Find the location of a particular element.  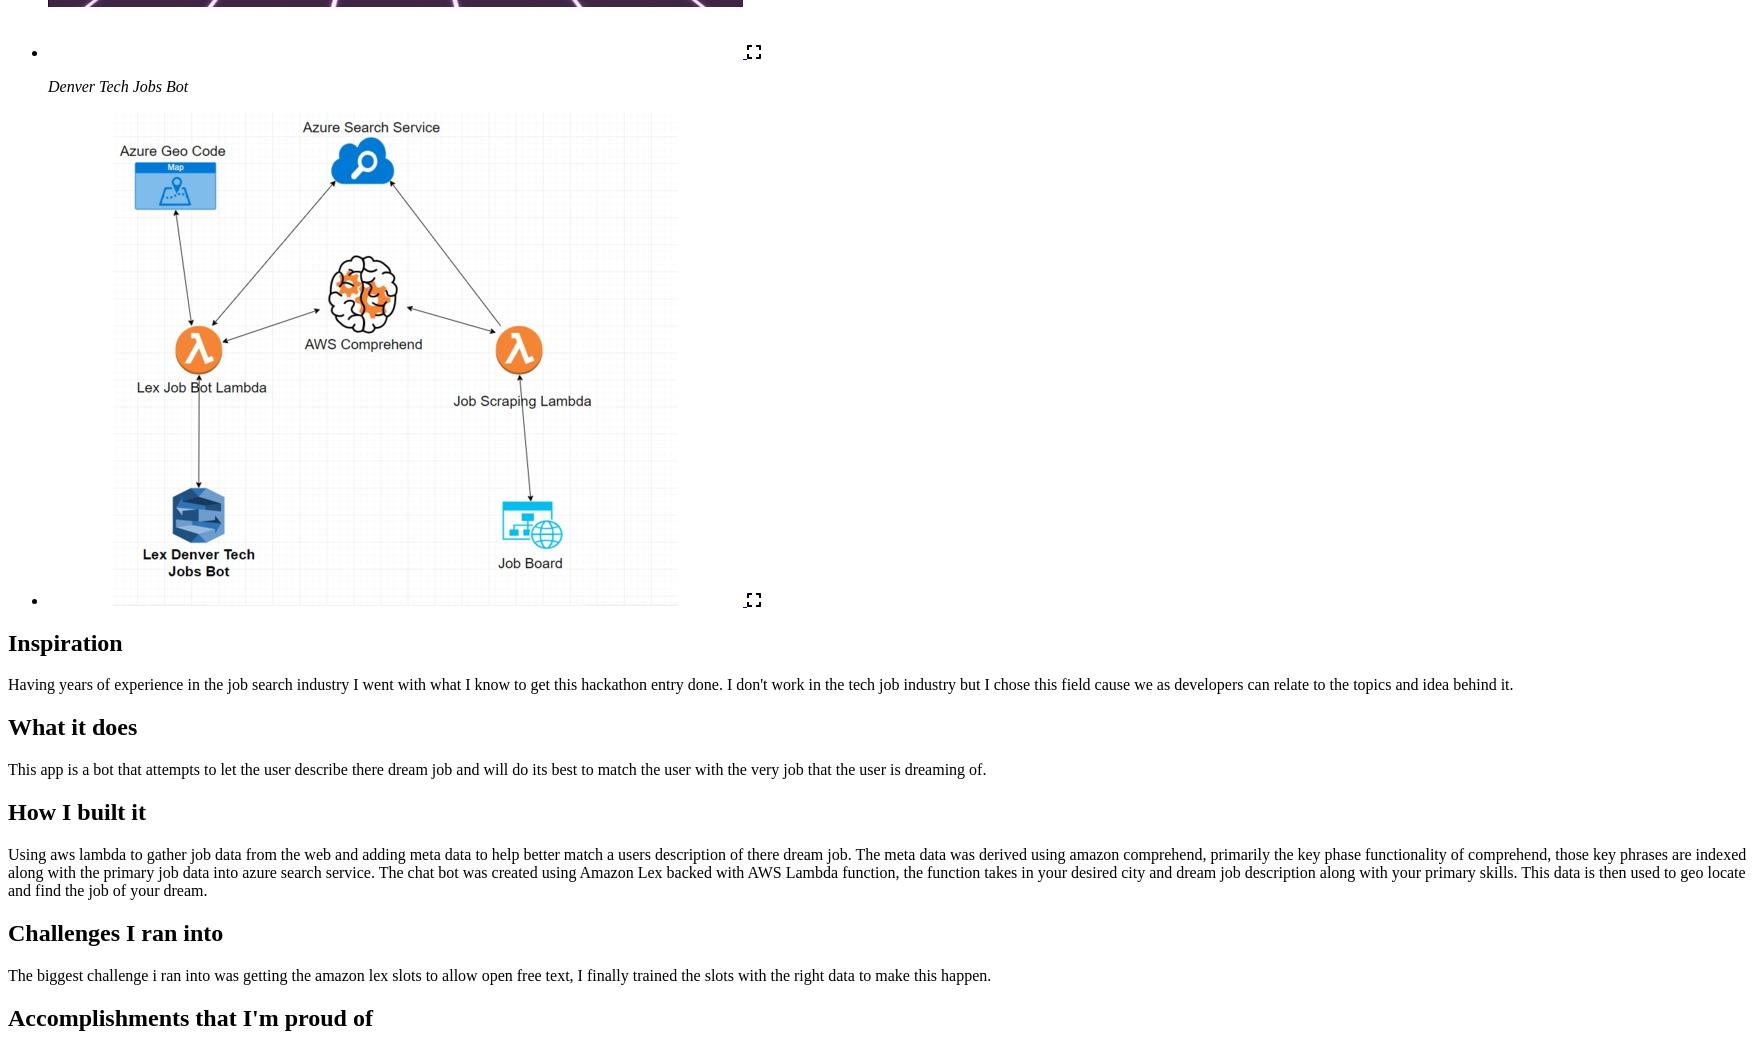

'Having years of experience in the job search industry I went with what I know to get this hackathon entry done. I don't work in the tech job industry but I chose this field cause we as developers can relate to the topics and idea behind it.' is located at coordinates (760, 684).